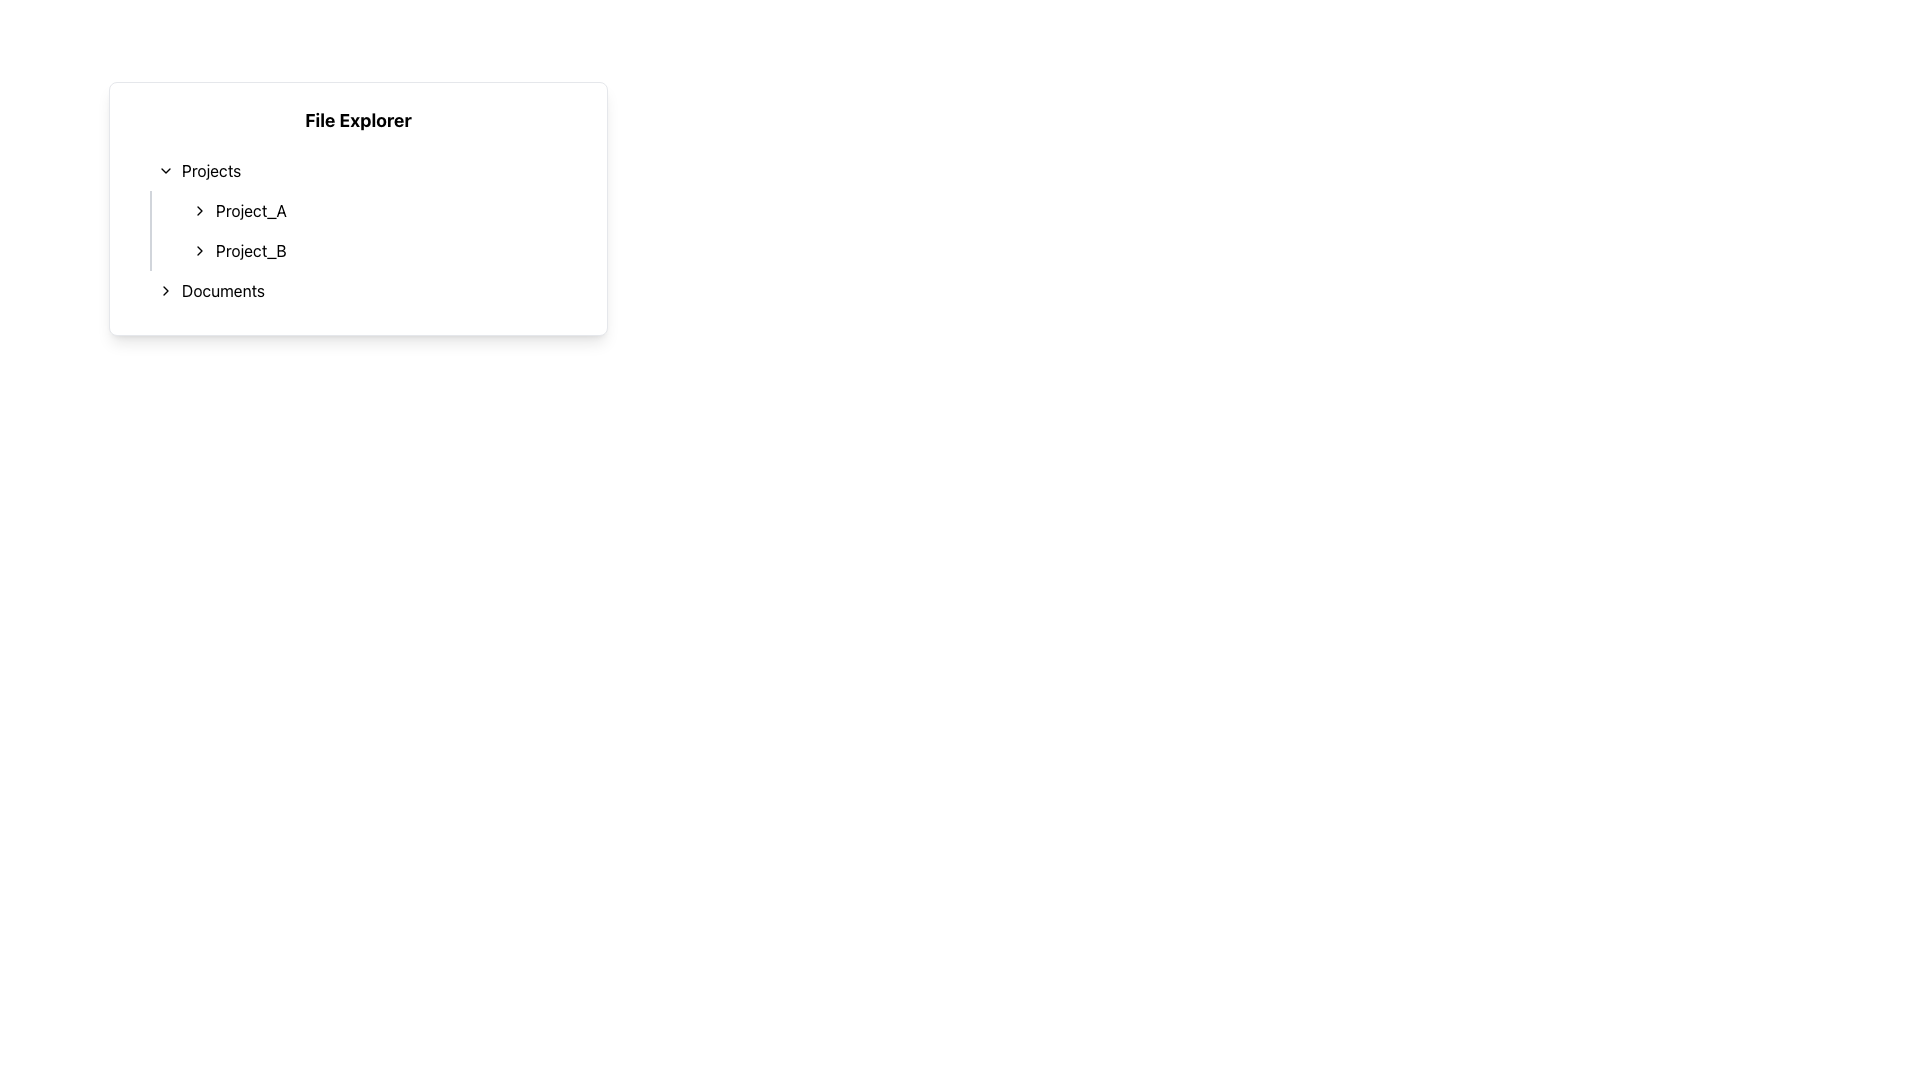 Image resolution: width=1920 pixels, height=1080 pixels. I want to click on the Interactive List Item labeled 'Documents' to change its background color, which is the third visible item in the file explorer interface, so click(366, 290).